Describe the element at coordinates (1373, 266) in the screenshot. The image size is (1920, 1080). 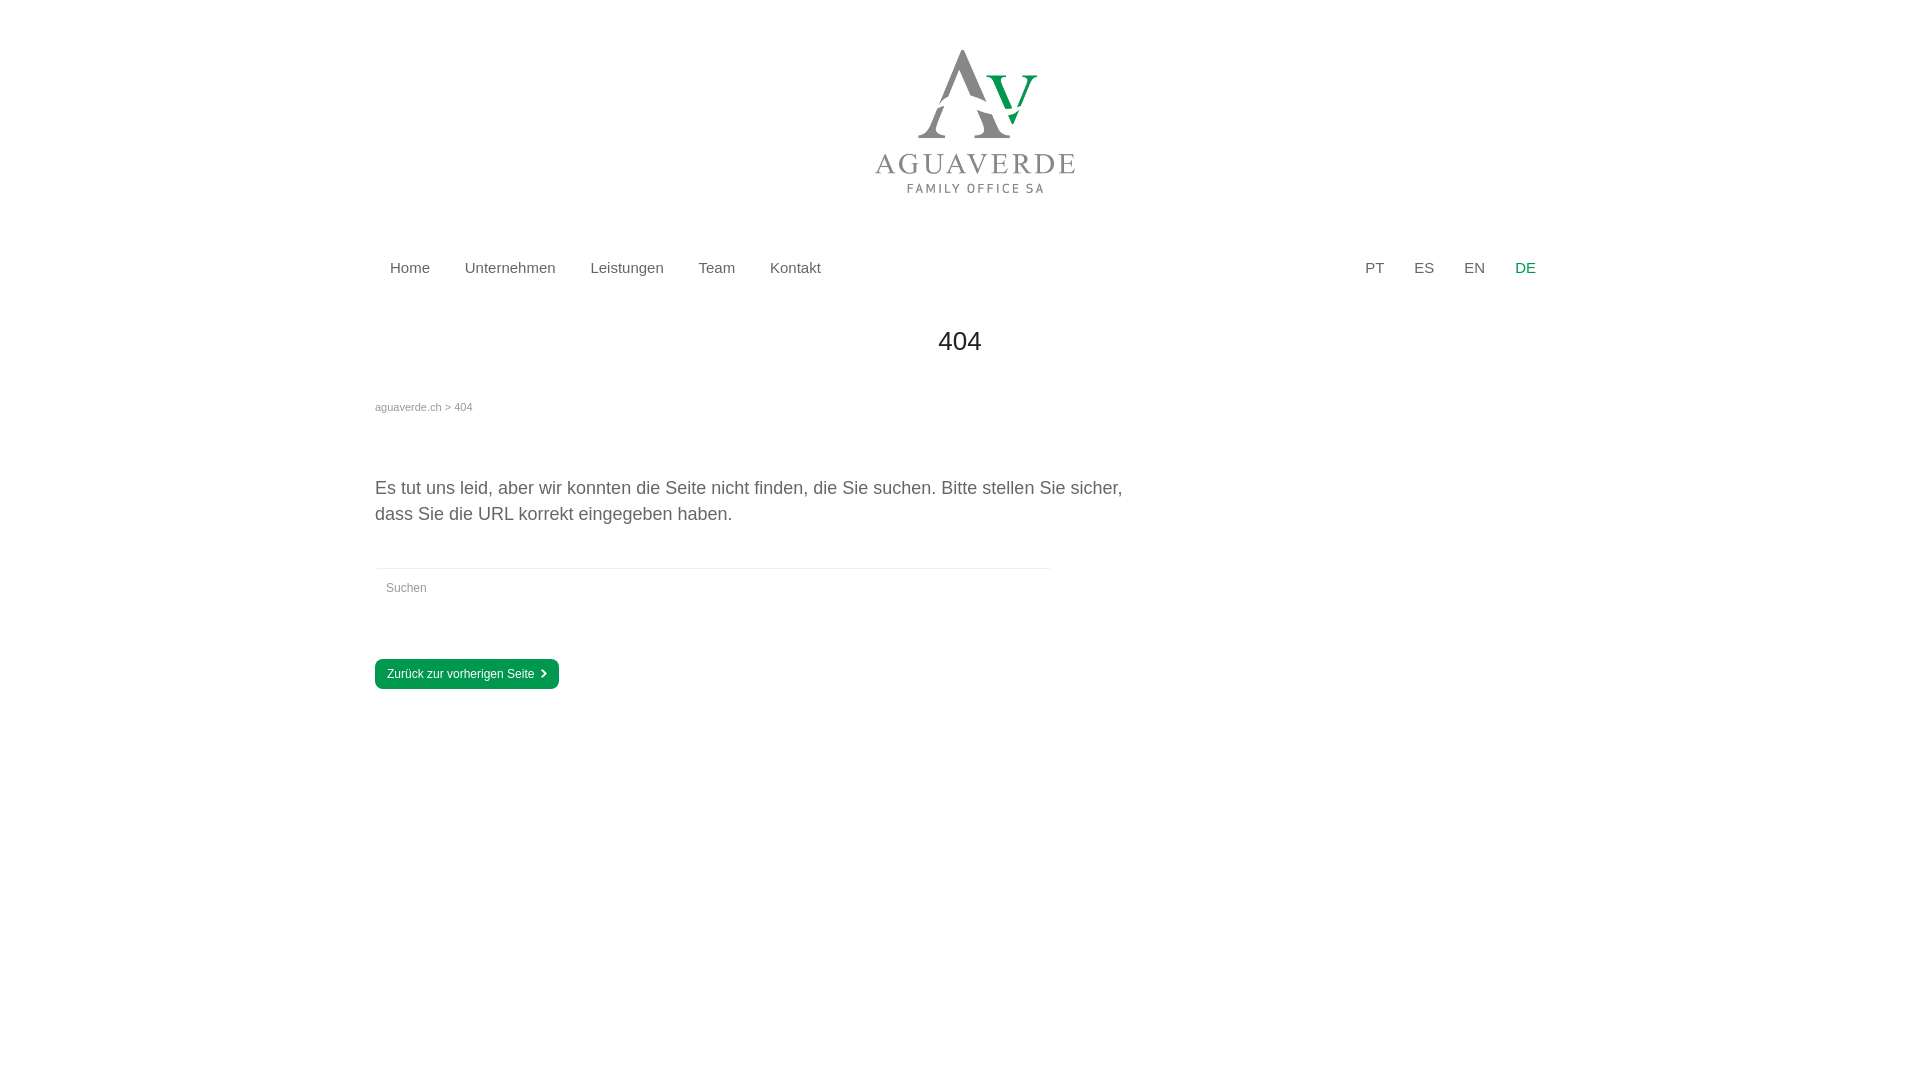
I see `'PT'` at that location.